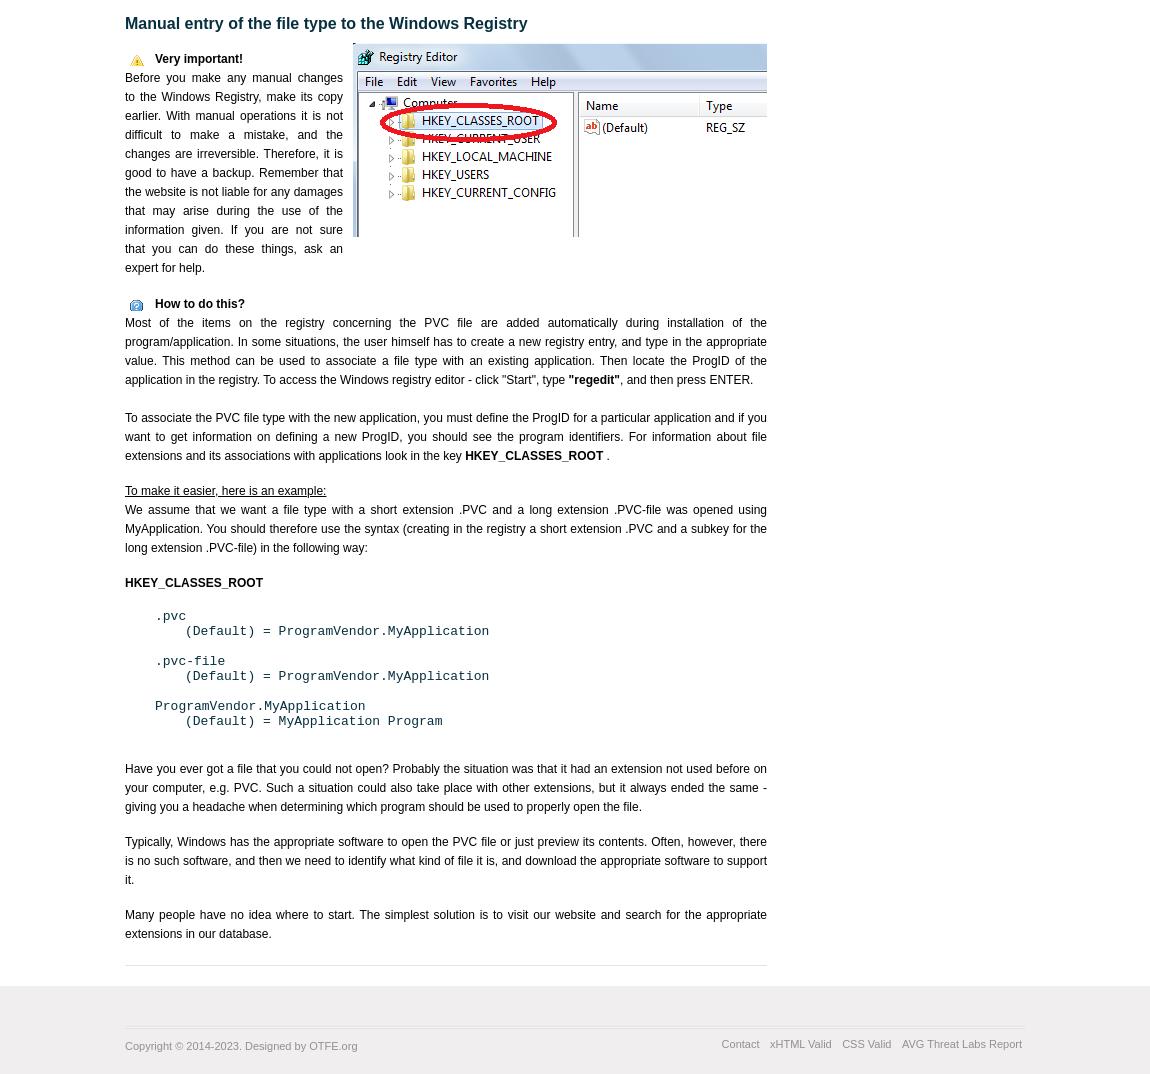 Image resolution: width=1150 pixels, height=1074 pixels. What do you see at coordinates (188, 660) in the screenshot?
I see `'.pvc-file'` at bounding box center [188, 660].